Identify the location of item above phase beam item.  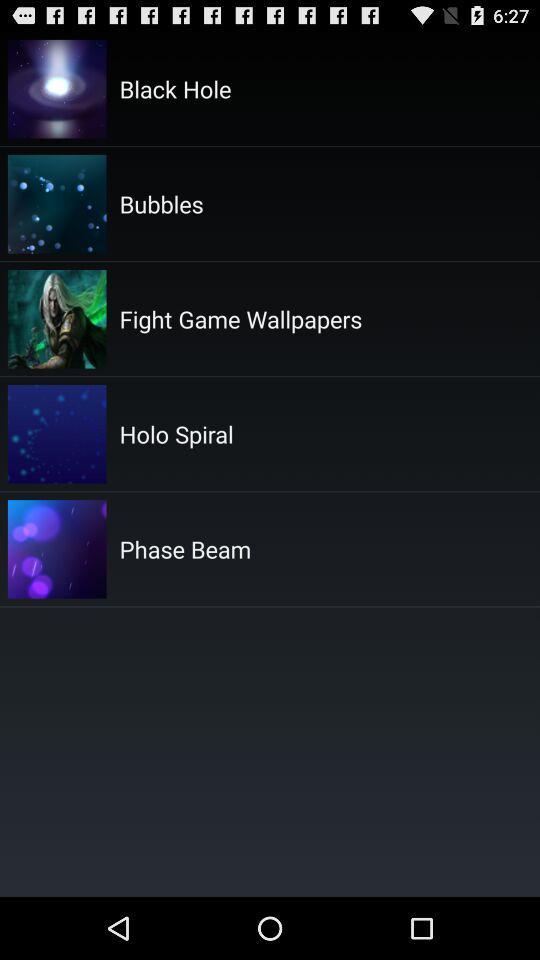
(176, 434).